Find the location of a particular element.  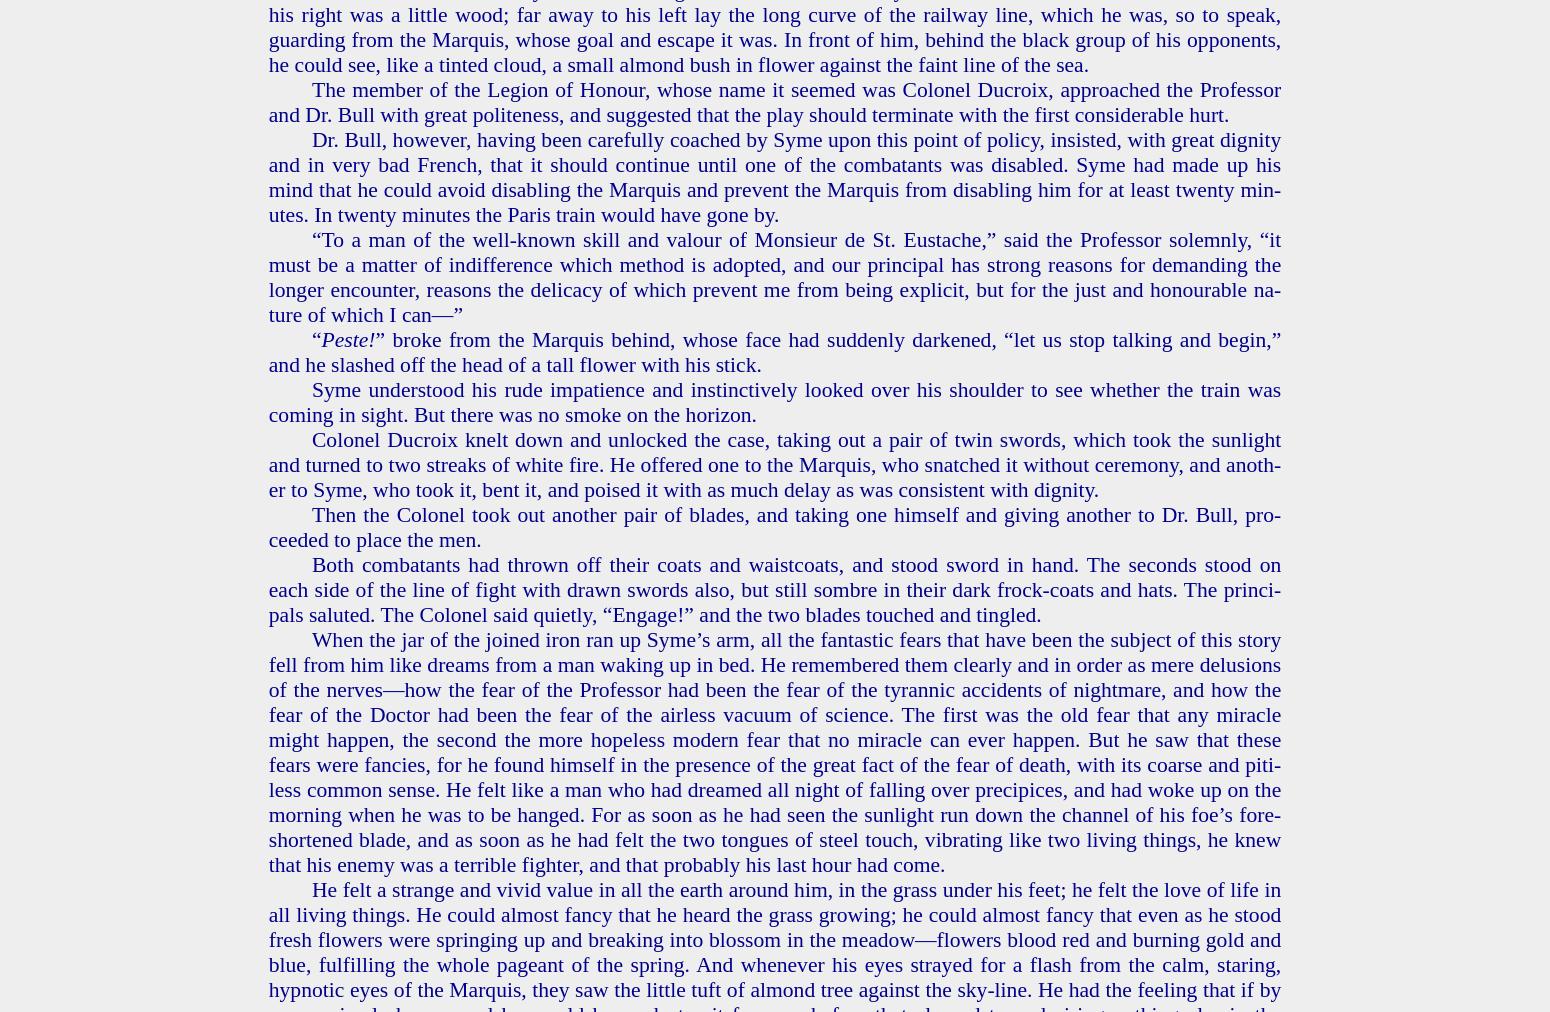

'Peste!' is located at coordinates (346, 338).